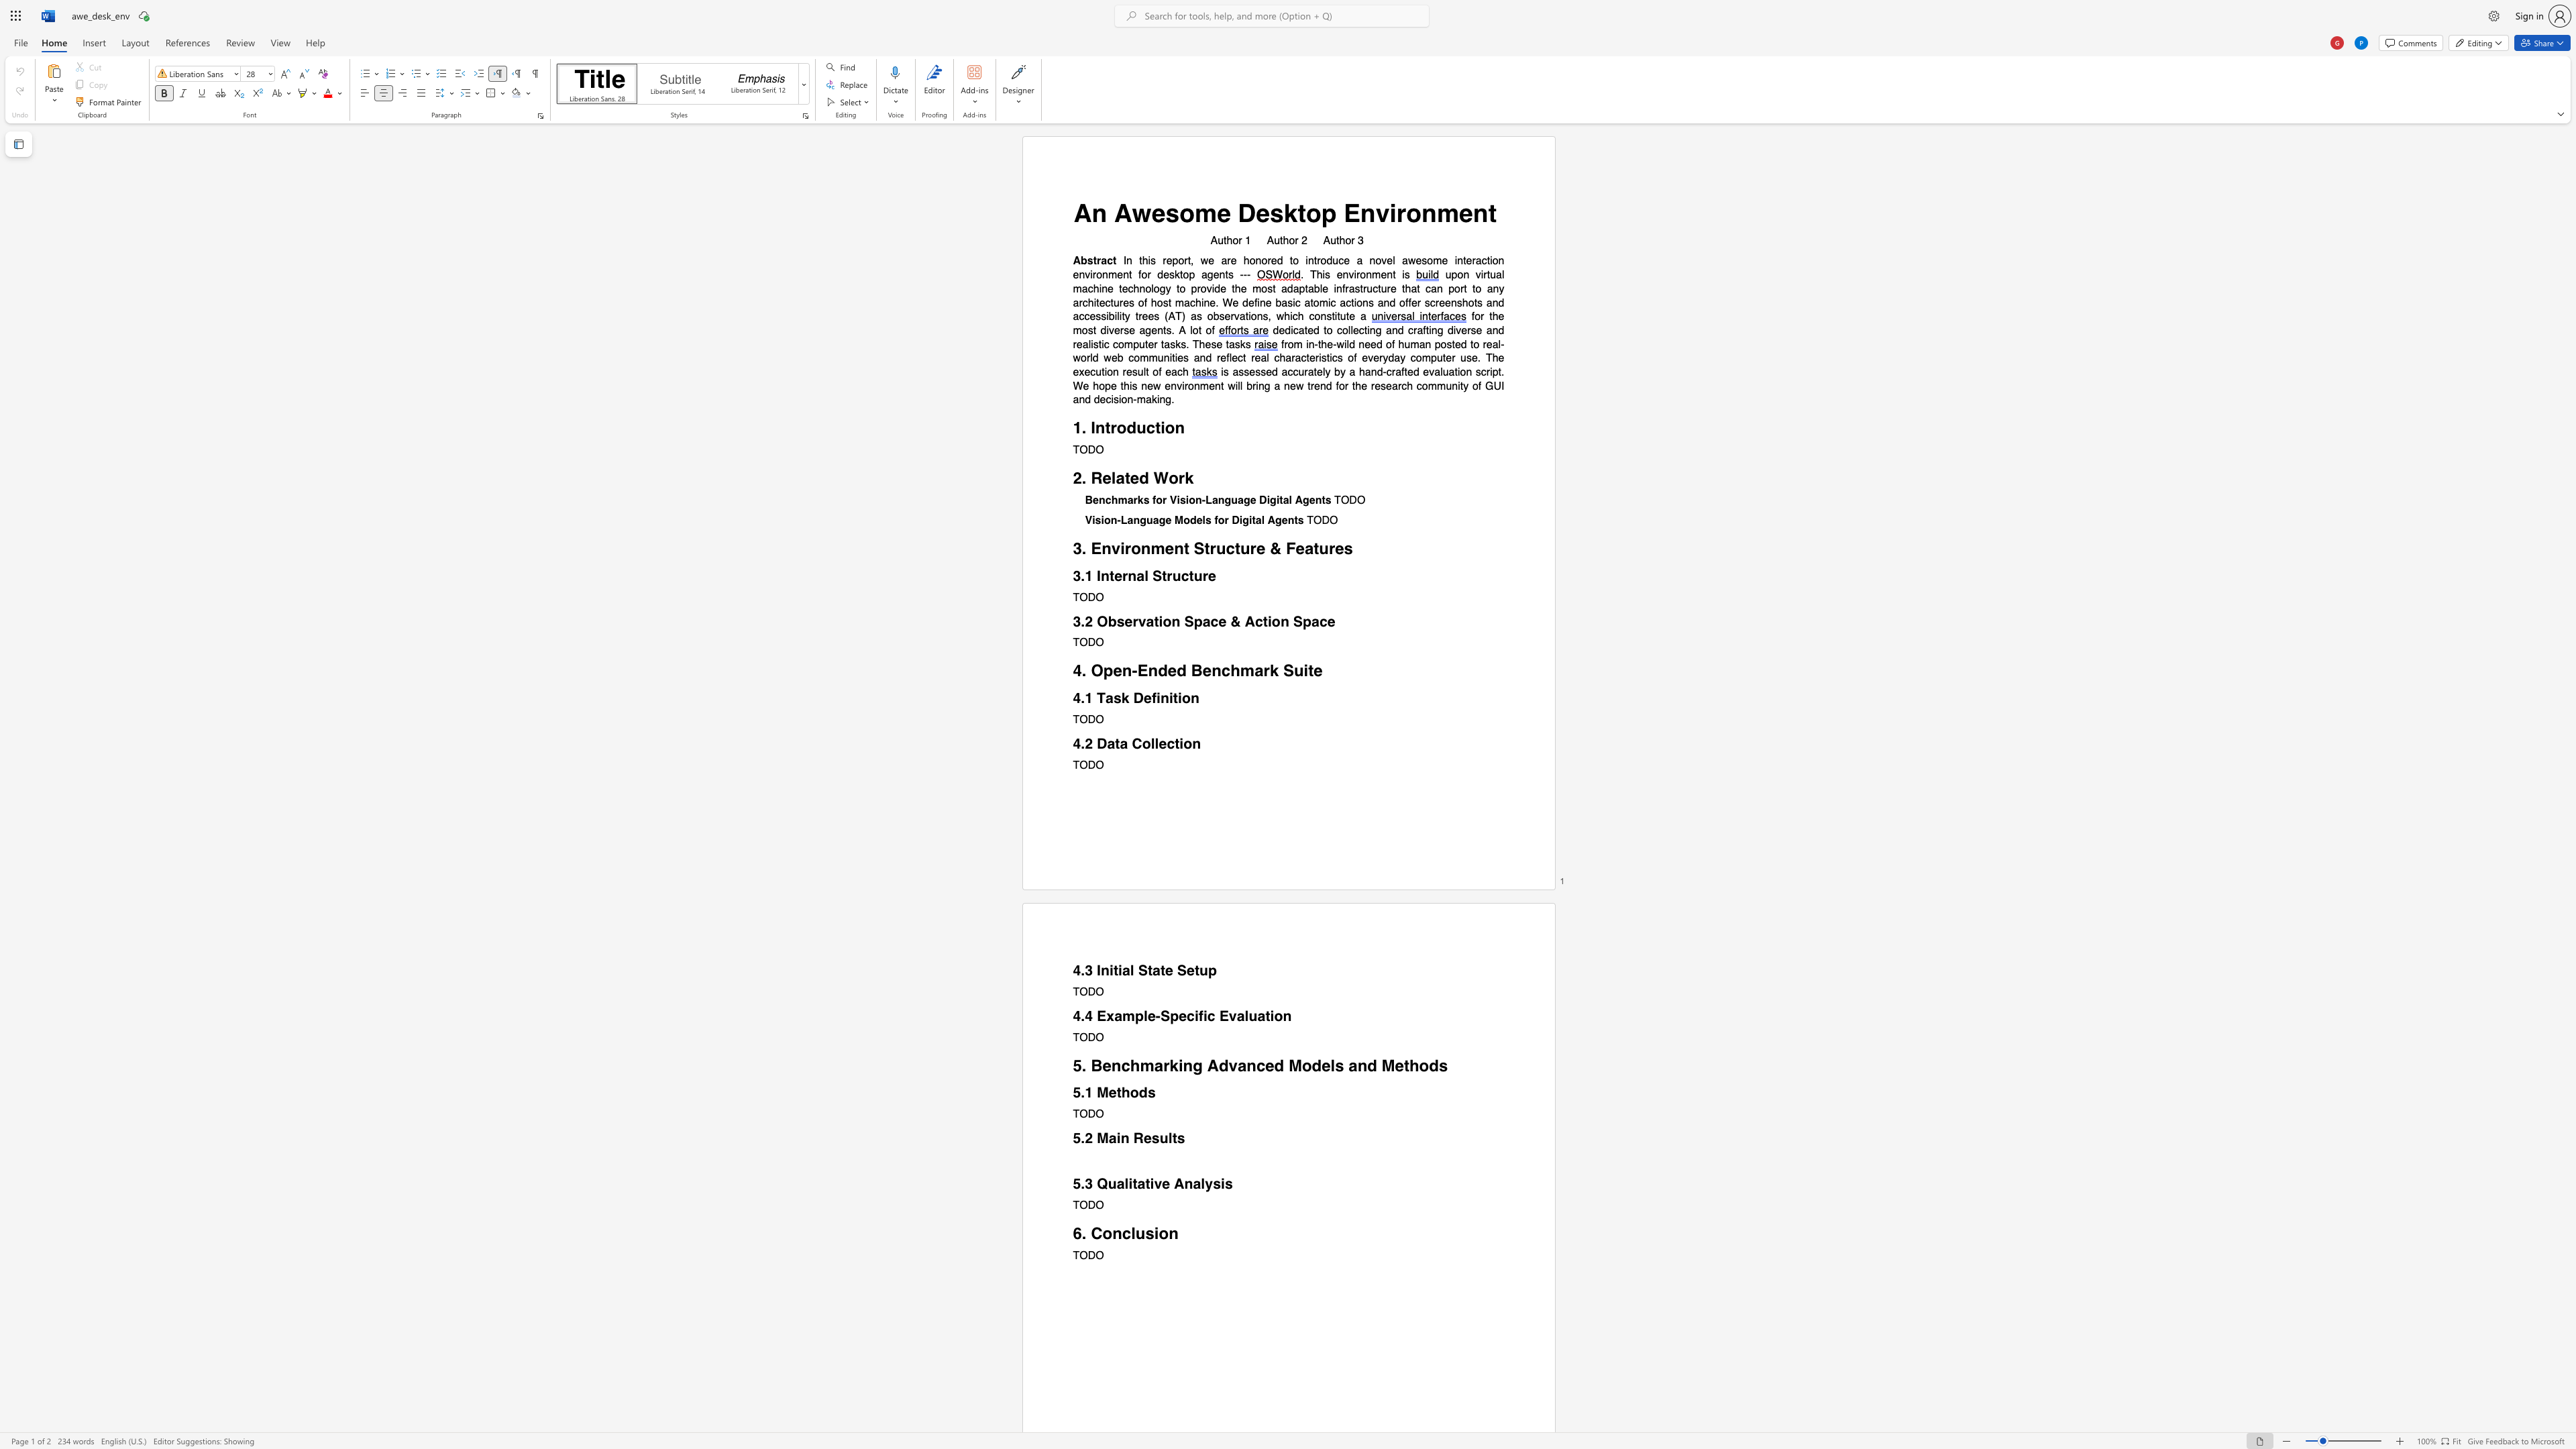 The height and width of the screenshot is (1449, 2576). I want to click on the subset text "GUI and decision-maki" within the text "will bring a new trend for the research community of GUI and decision-making.", so click(1484, 386).